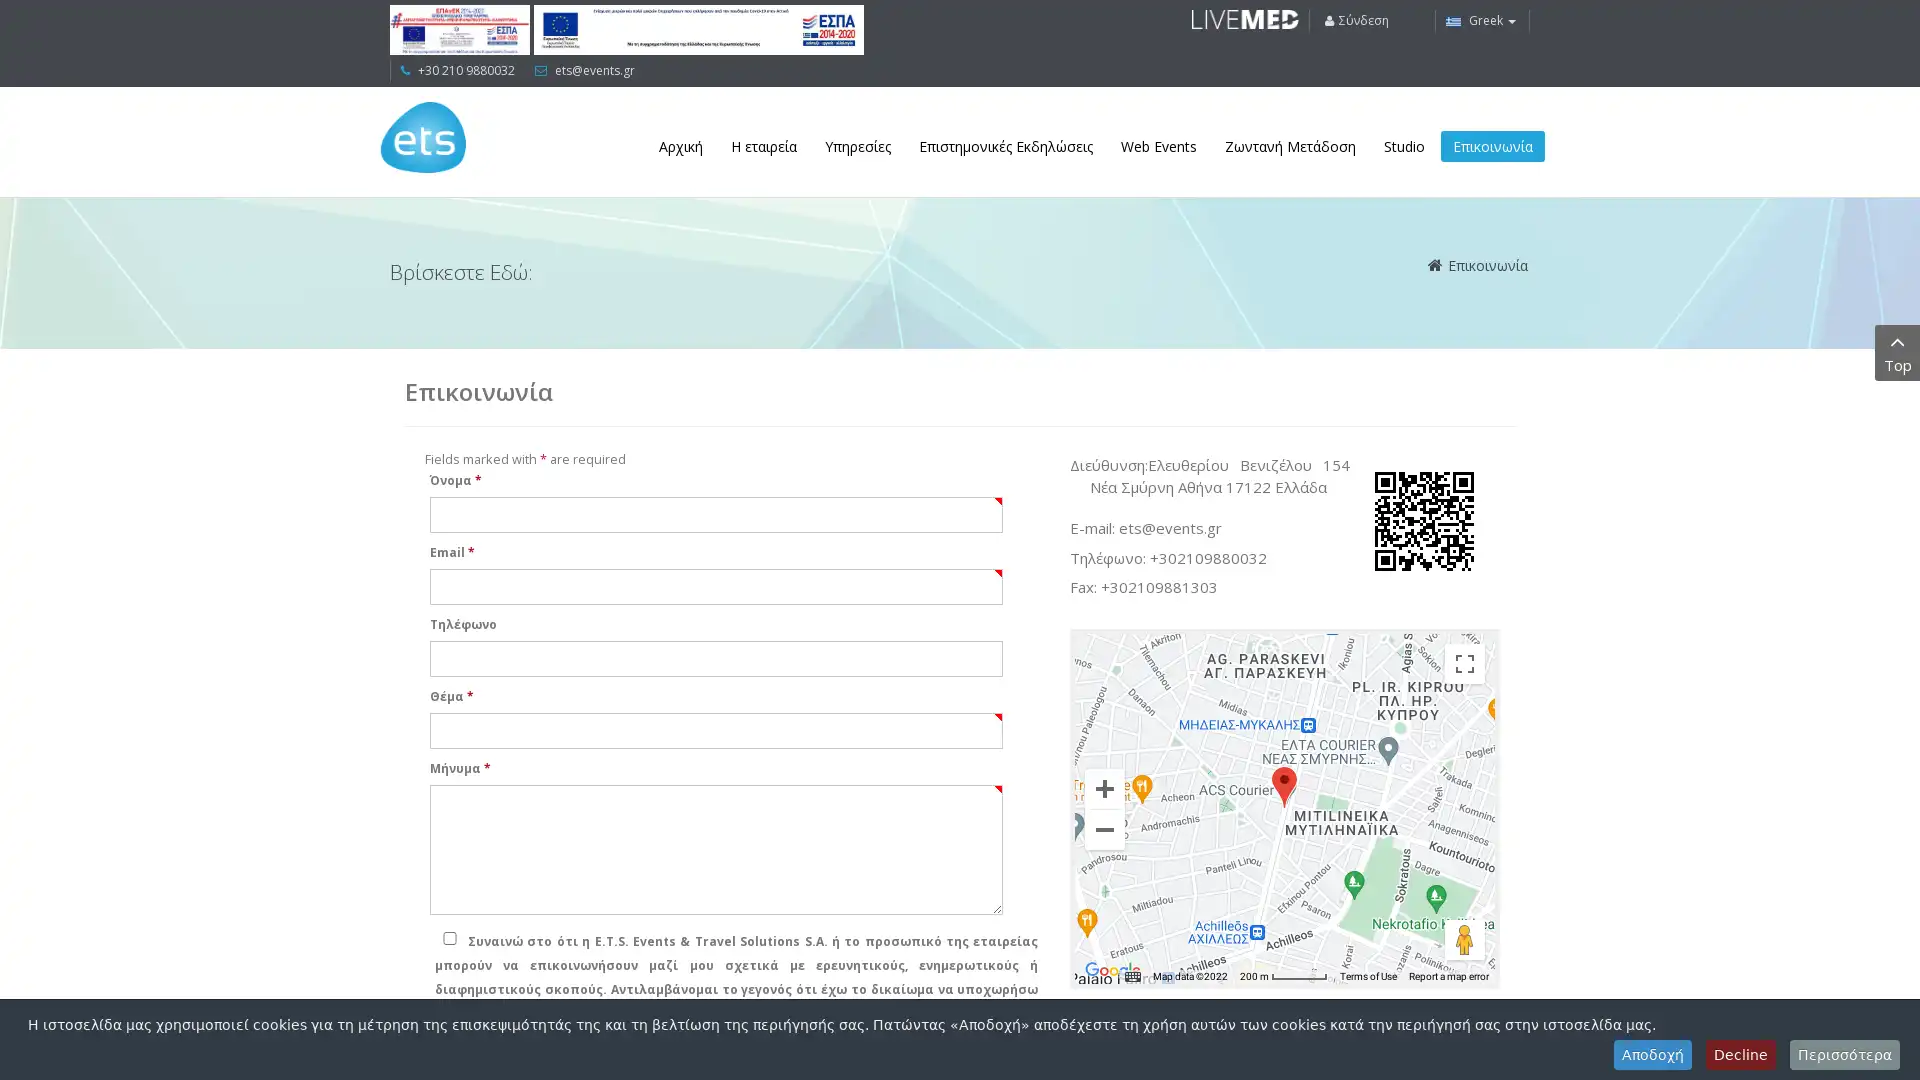 This screenshot has width=1920, height=1080. Describe the element at coordinates (1103, 829) in the screenshot. I see `Zoom out` at that location.